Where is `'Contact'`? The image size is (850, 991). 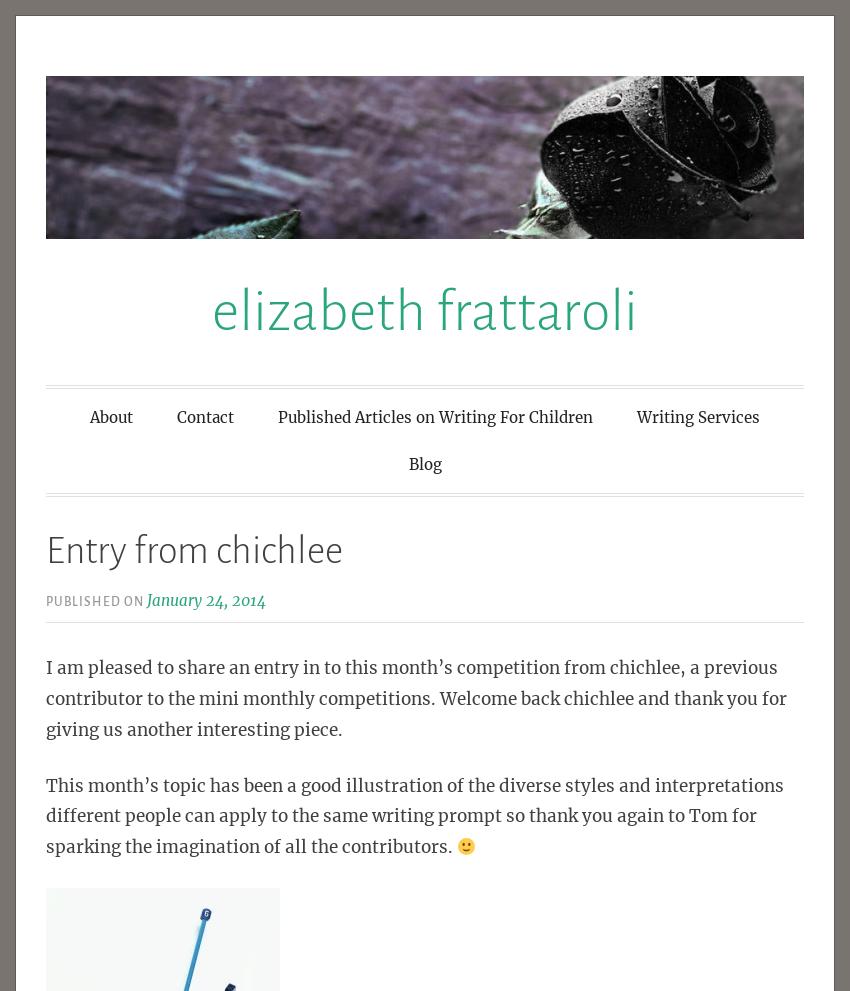 'Contact' is located at coordinates (204, 416).